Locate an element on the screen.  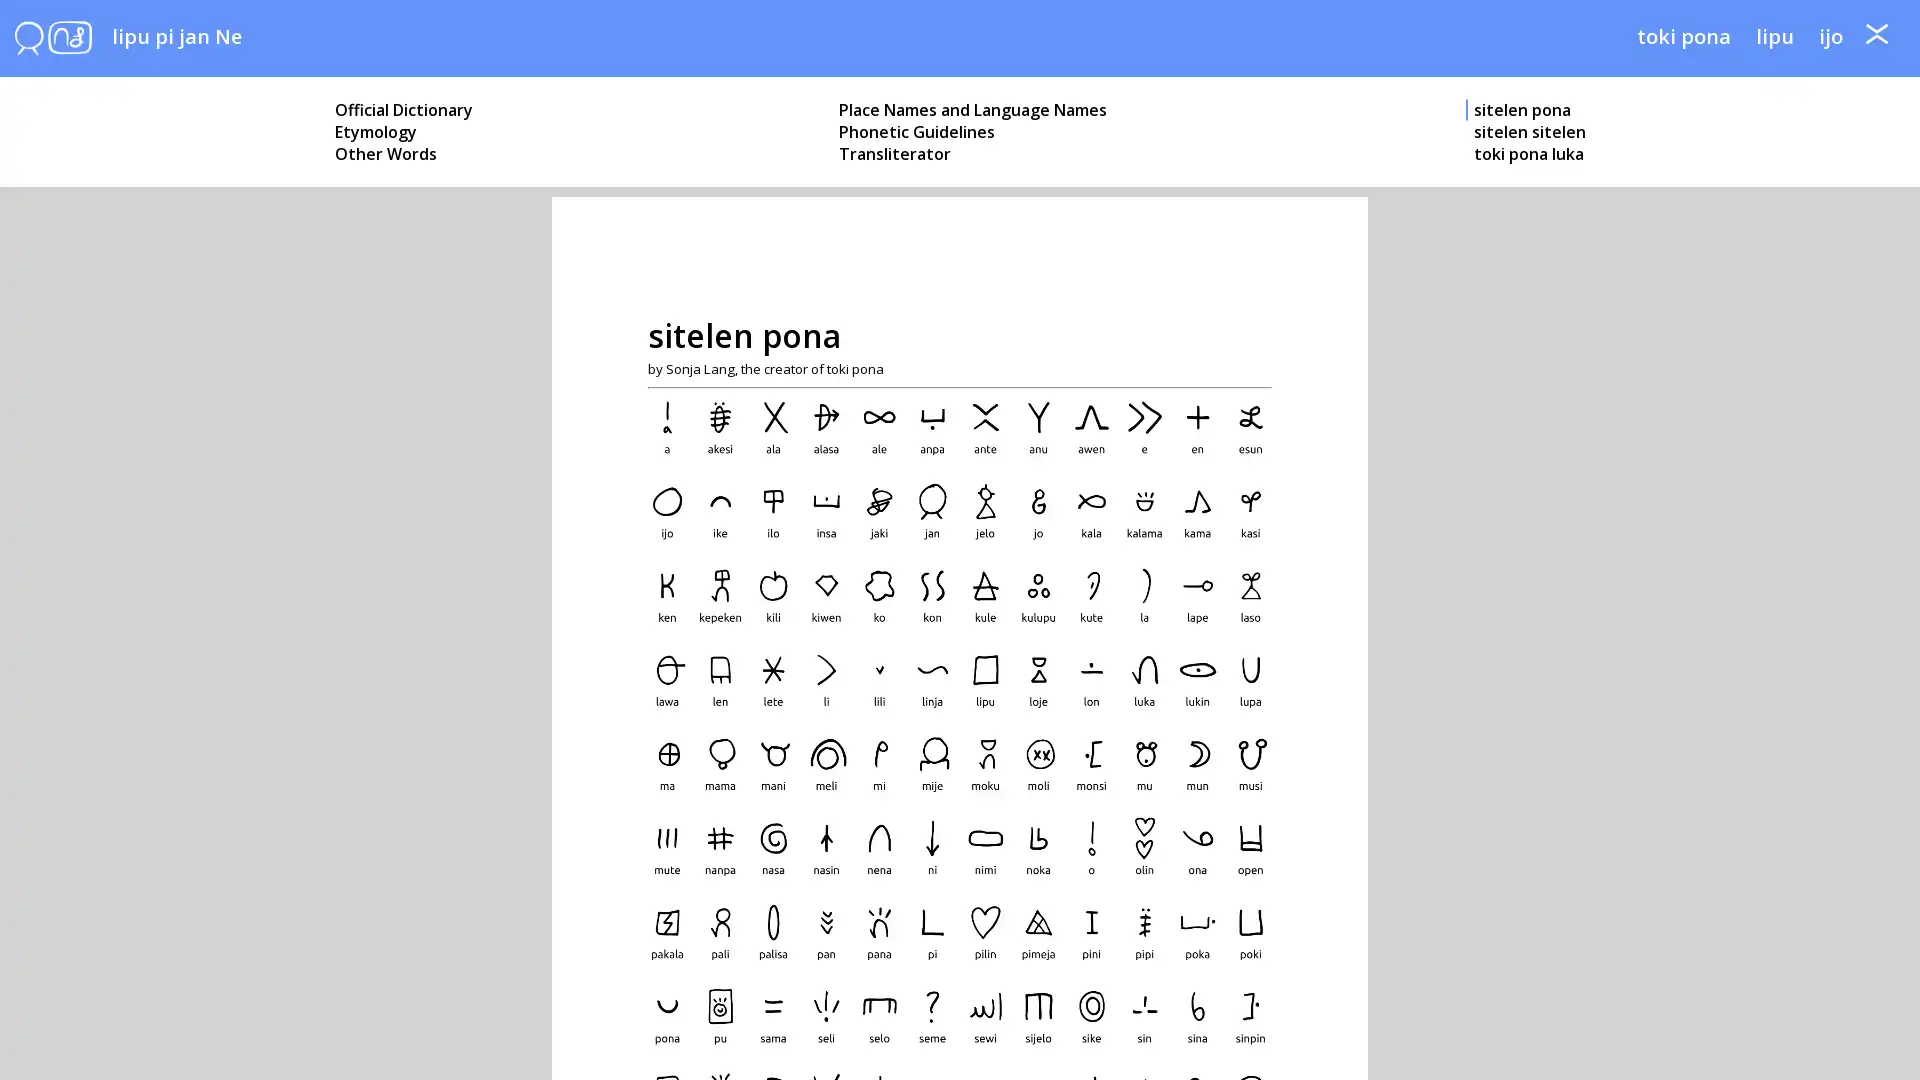
ante is located at coordinates (1875, 46).